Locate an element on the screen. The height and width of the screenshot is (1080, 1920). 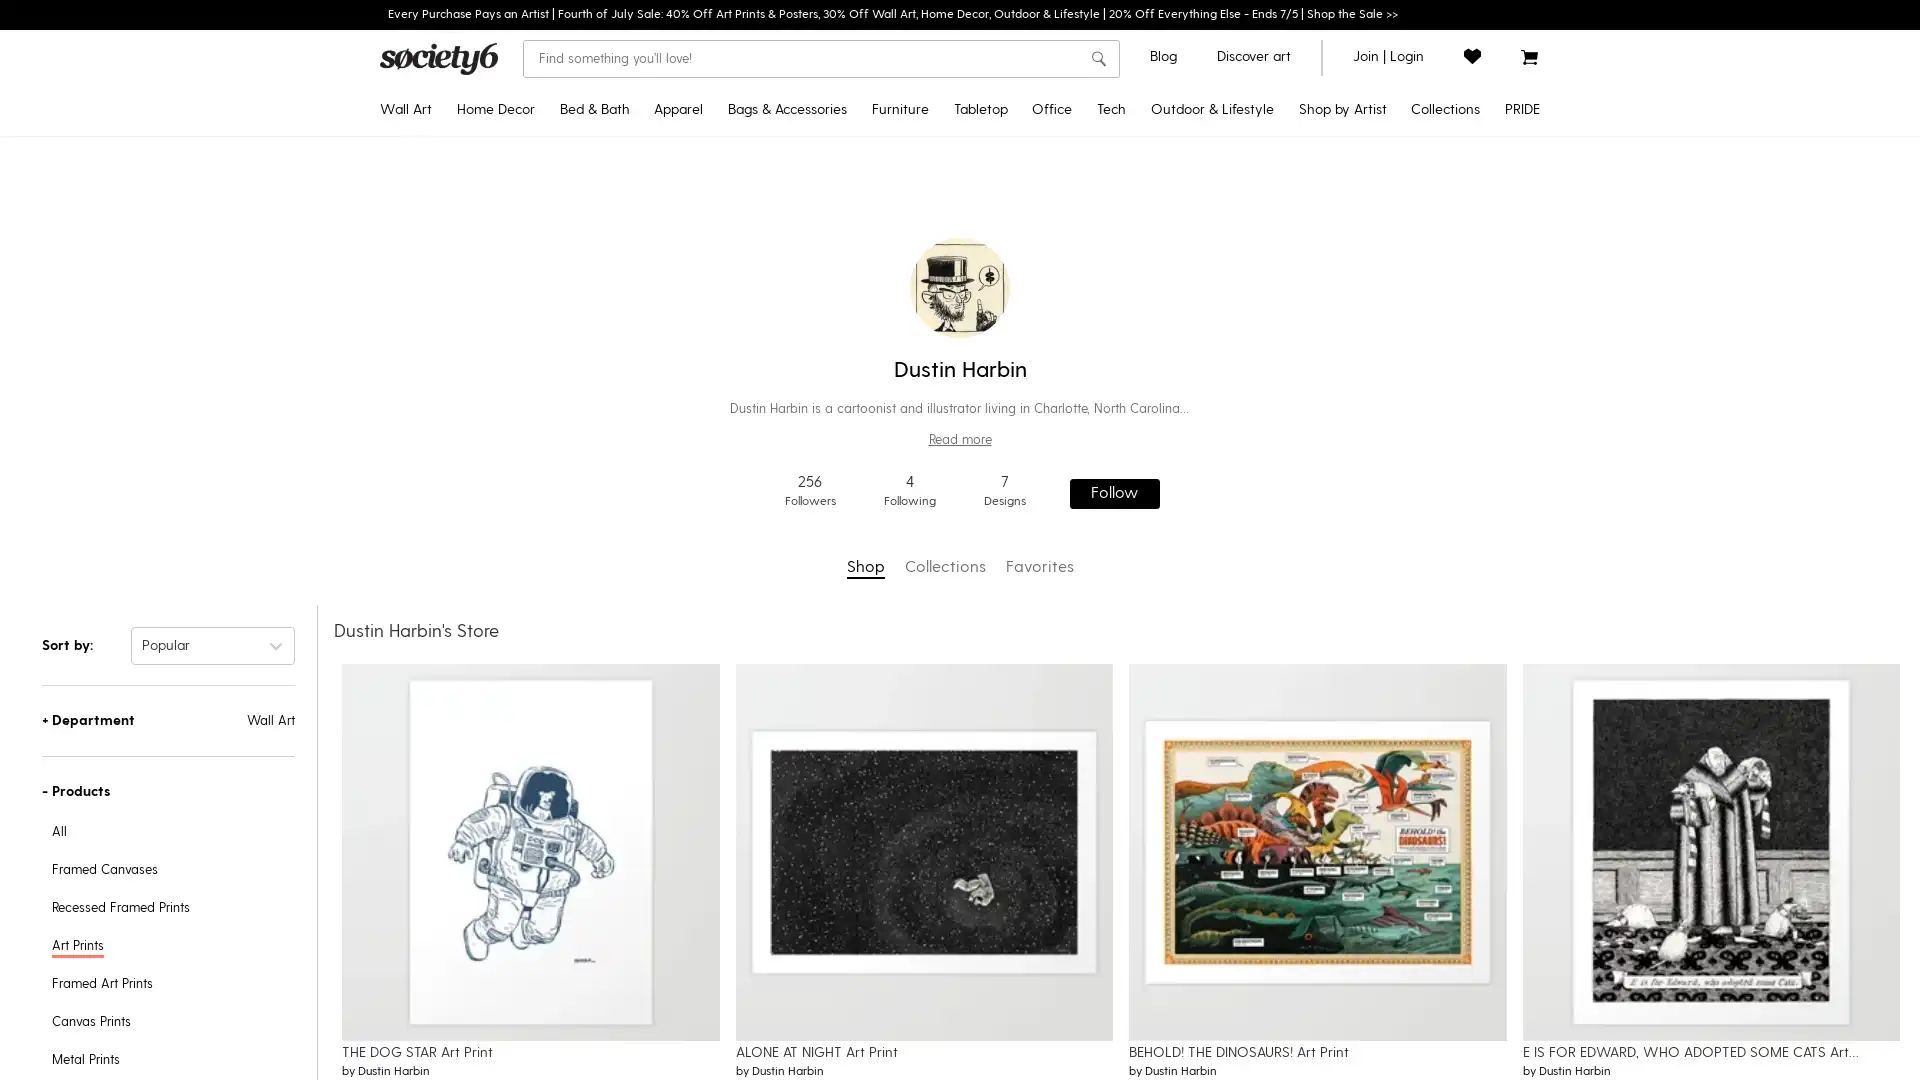
Coasters is located at coordinates (1017, 320).